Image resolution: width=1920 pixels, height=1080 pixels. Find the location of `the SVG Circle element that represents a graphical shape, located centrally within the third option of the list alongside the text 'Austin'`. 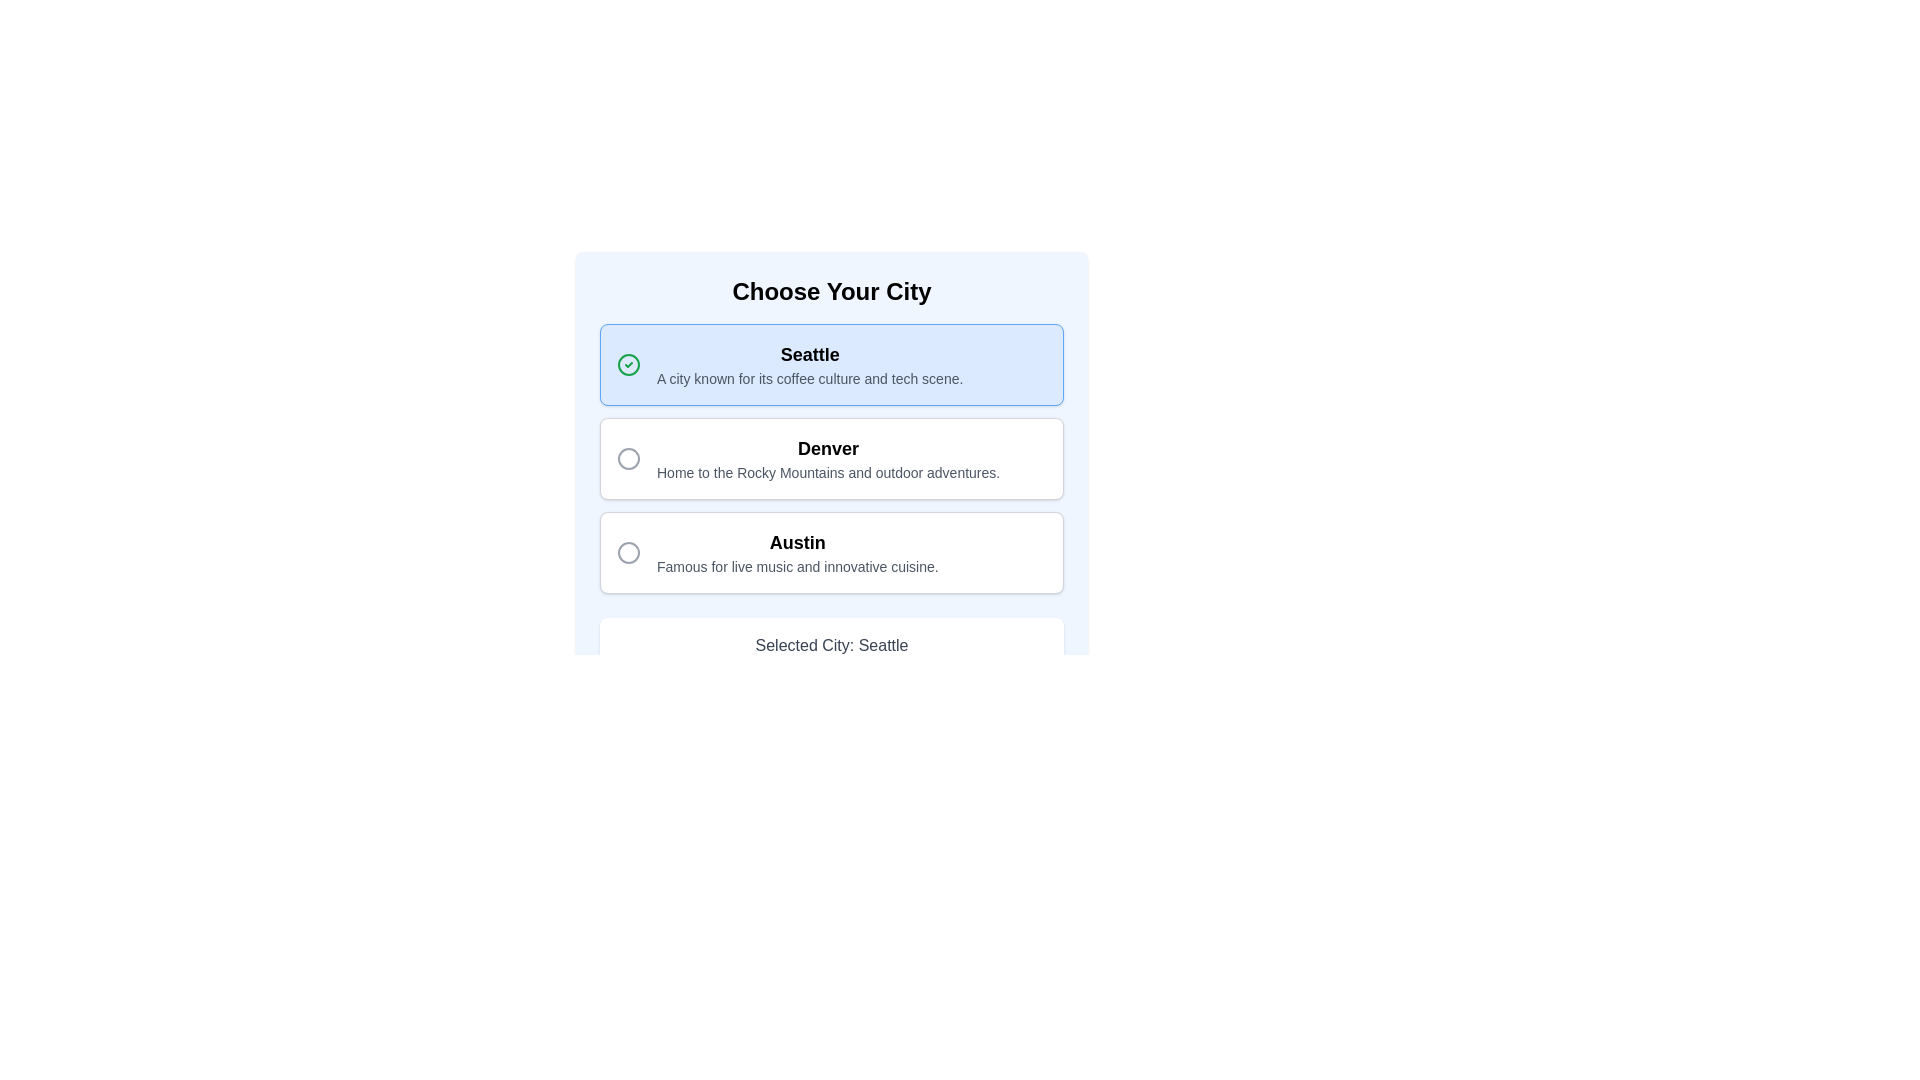

the SVG Circle element that represents a graphical shape, located centrally within the third option of the list alongside the text 'Austin' is located at coordinates (627, 552).